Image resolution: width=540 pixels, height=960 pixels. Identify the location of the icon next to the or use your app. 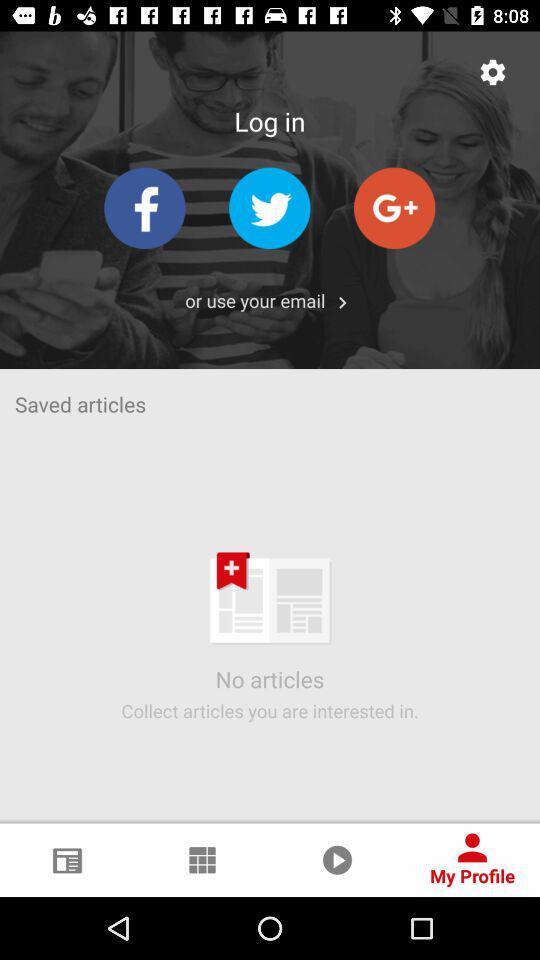
(341, 302).